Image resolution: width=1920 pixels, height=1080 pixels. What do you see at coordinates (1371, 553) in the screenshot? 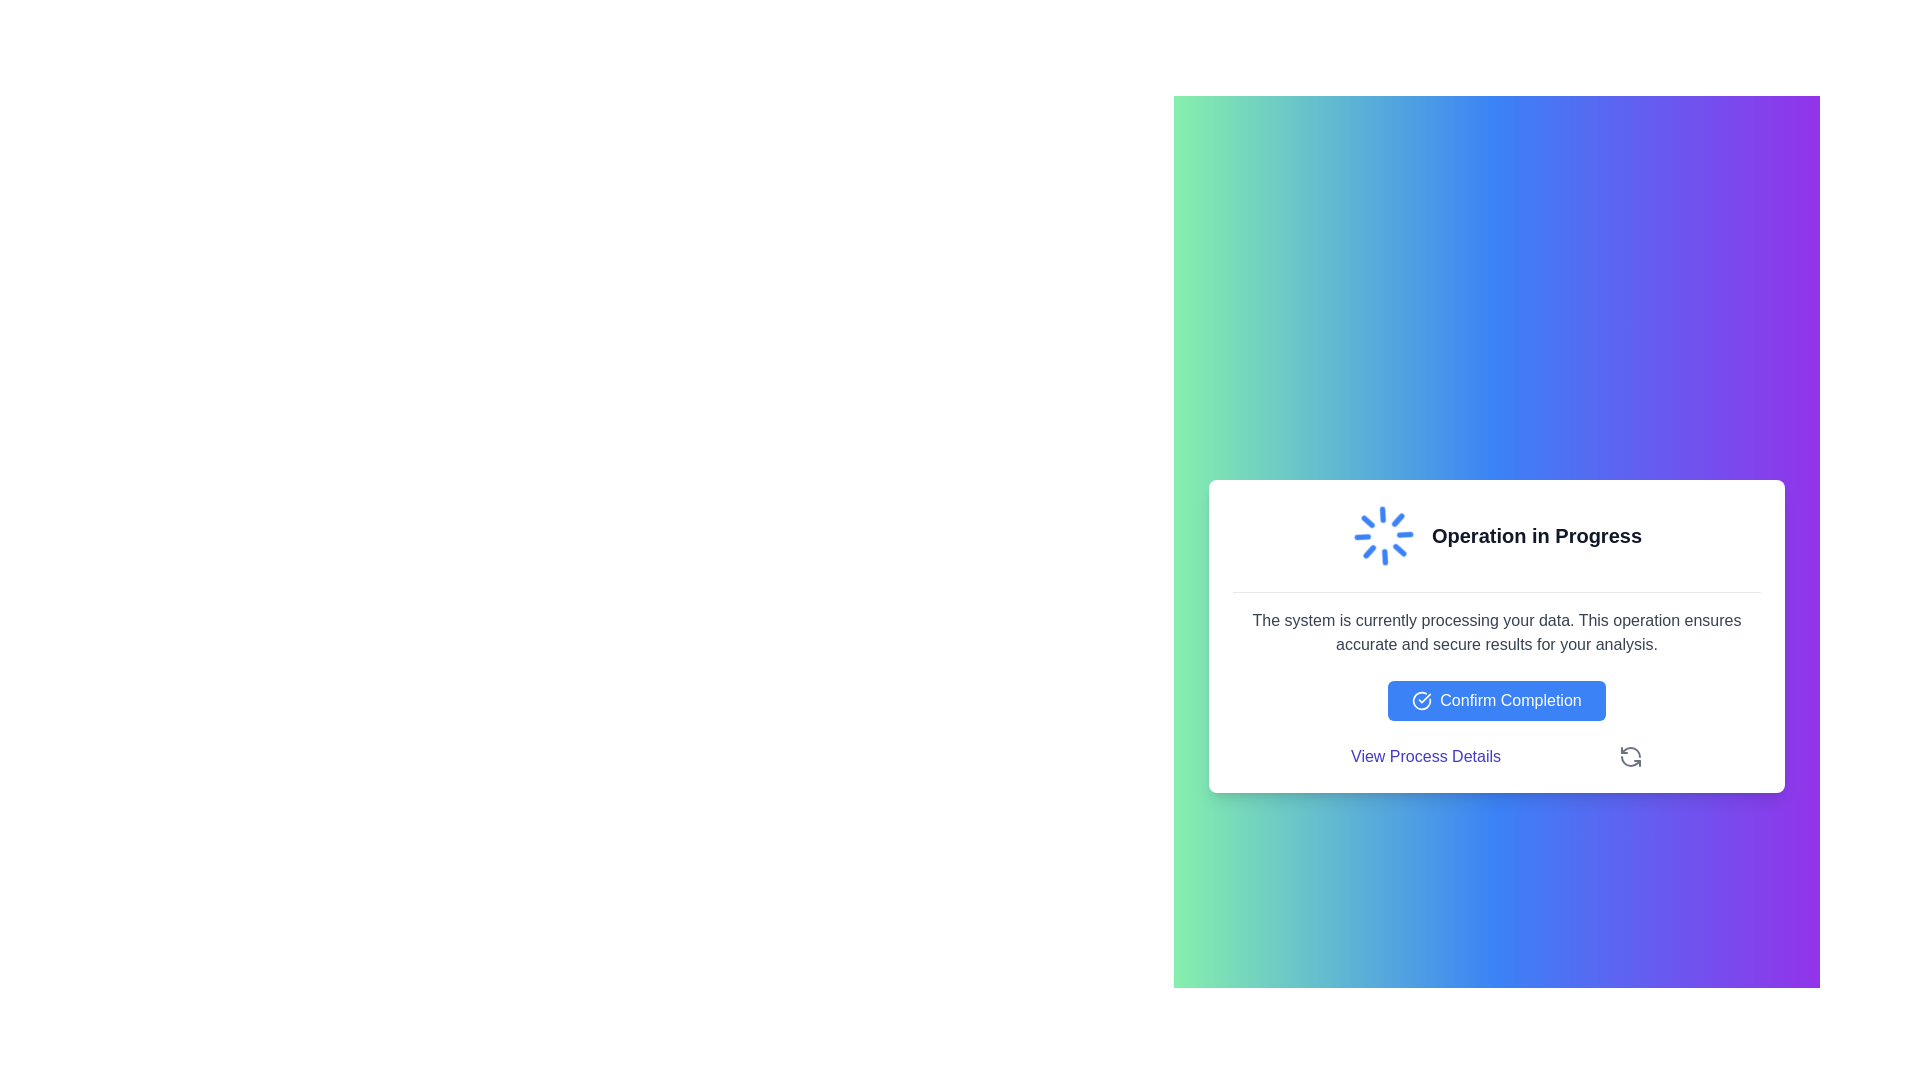
I see `the second diagonal line segment of the circular loader animation located at the upper left part of the loader` at bounding box center [1371, 553].